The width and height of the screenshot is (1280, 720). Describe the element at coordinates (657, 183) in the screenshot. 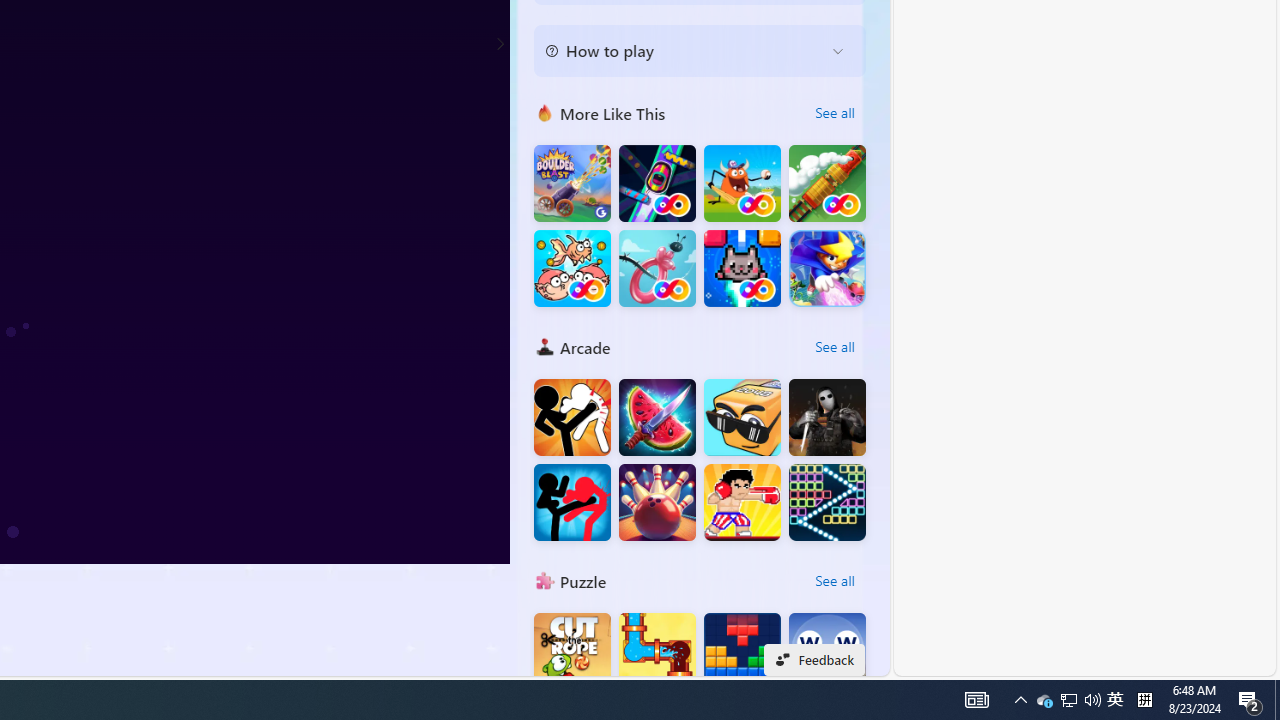

I see `'Bumper Car FRVR'` at that location.